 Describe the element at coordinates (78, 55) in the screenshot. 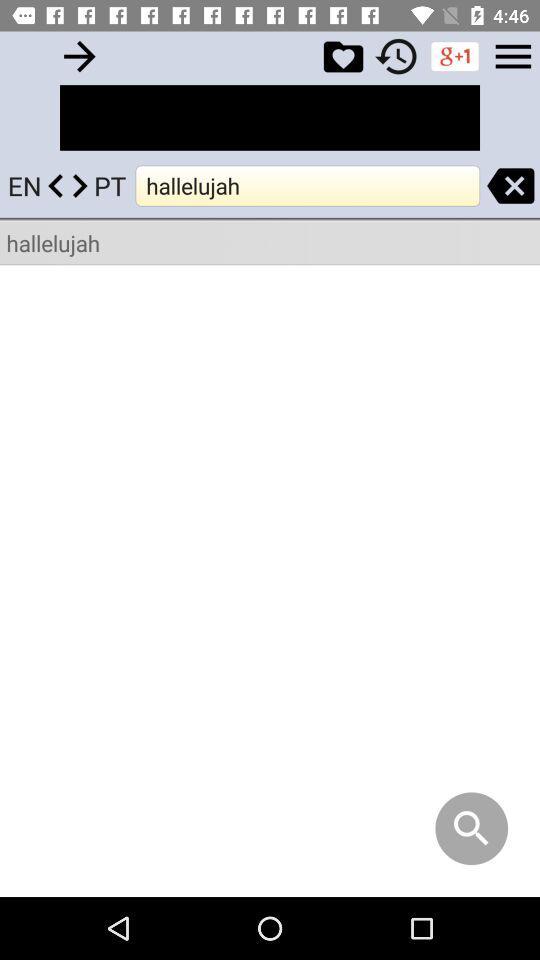

I see `next page` at that location.